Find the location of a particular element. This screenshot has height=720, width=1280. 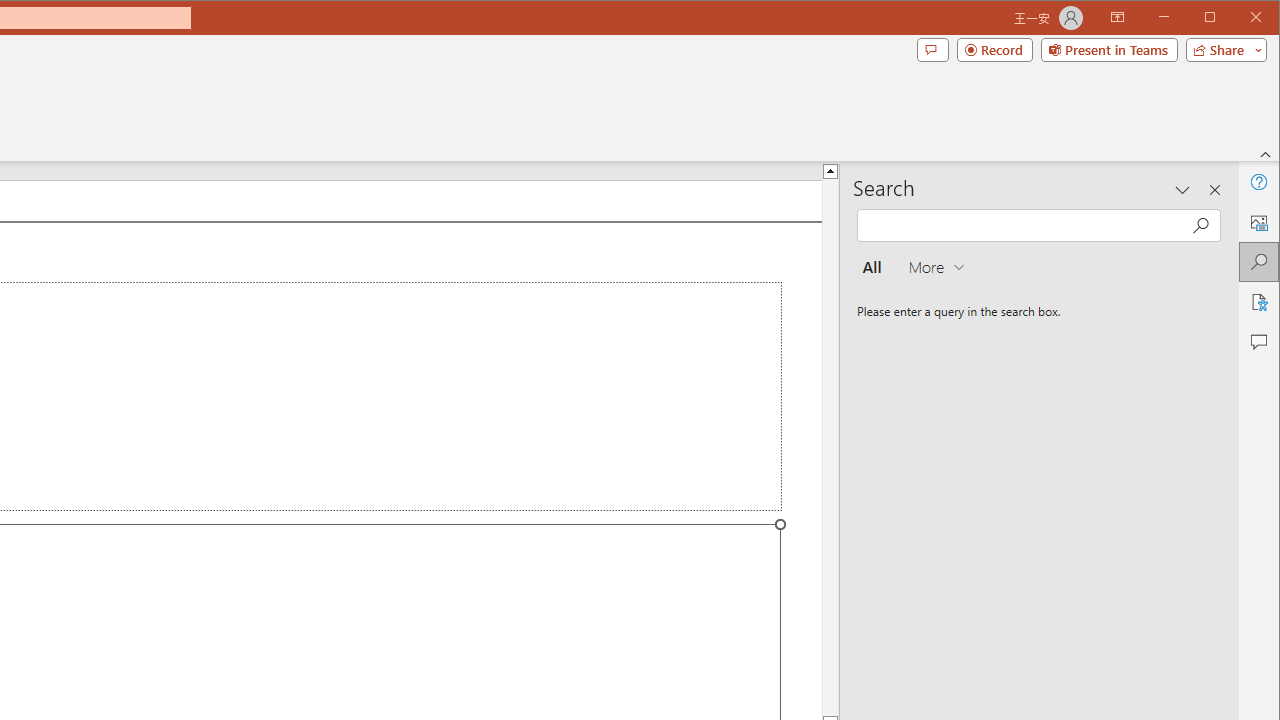

'Maximize' is located at coordinates (1238, 19).